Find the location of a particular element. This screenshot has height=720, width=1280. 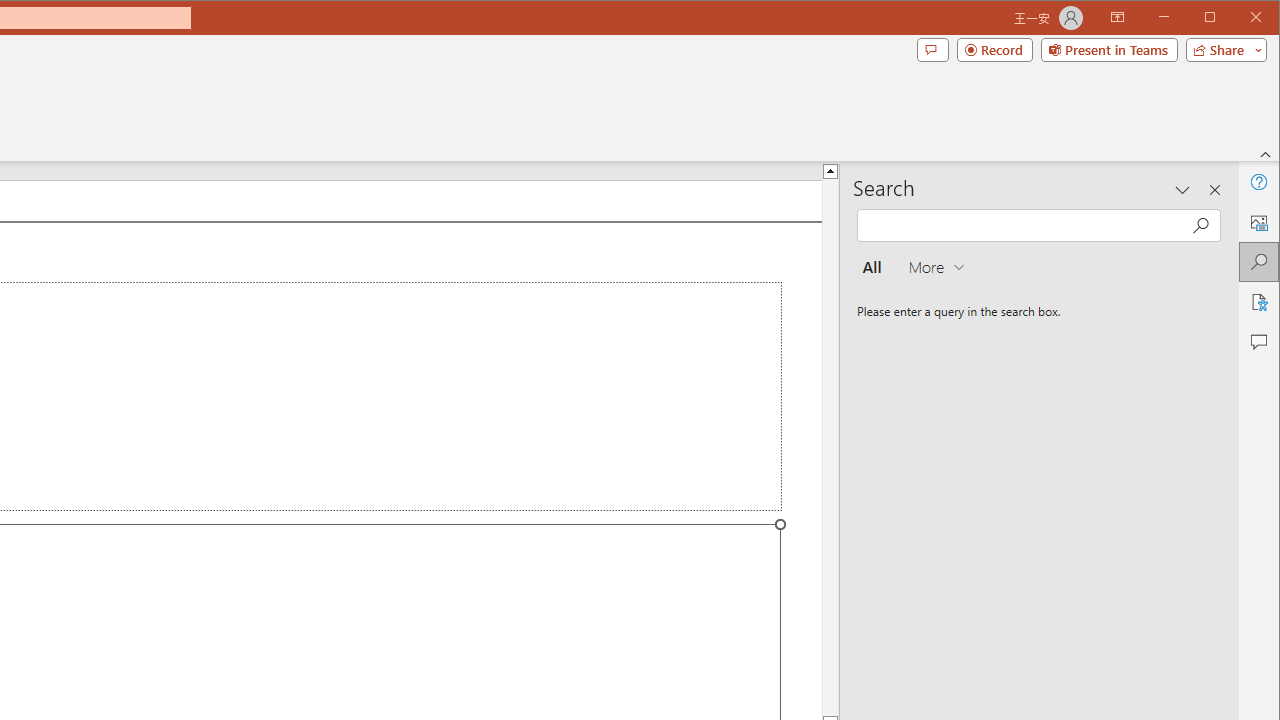

'Maximize' is located at coordinates (1238, 19).